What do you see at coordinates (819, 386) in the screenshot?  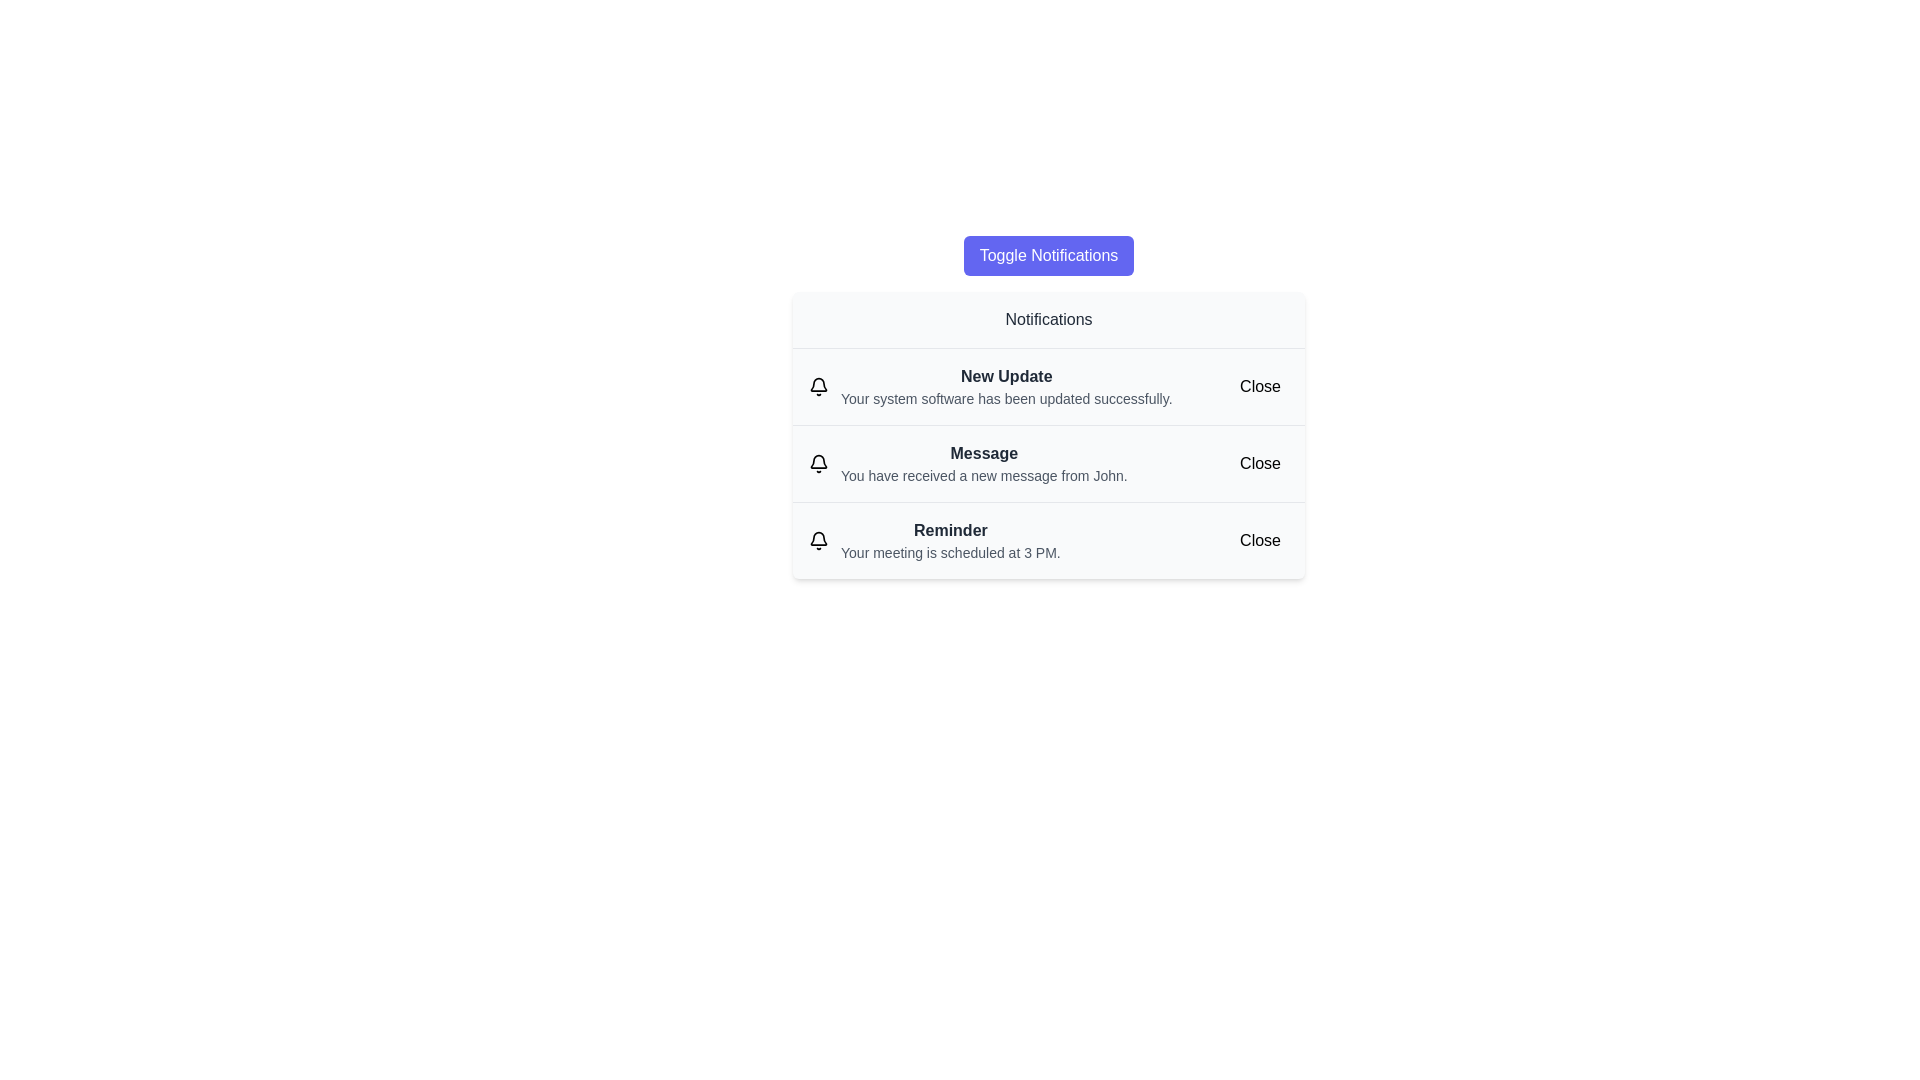 I see `the notification icon on the left side of the 'New Update' text, which serves as a visual indicator for alerts or updates` at bounding box center [819, 386].